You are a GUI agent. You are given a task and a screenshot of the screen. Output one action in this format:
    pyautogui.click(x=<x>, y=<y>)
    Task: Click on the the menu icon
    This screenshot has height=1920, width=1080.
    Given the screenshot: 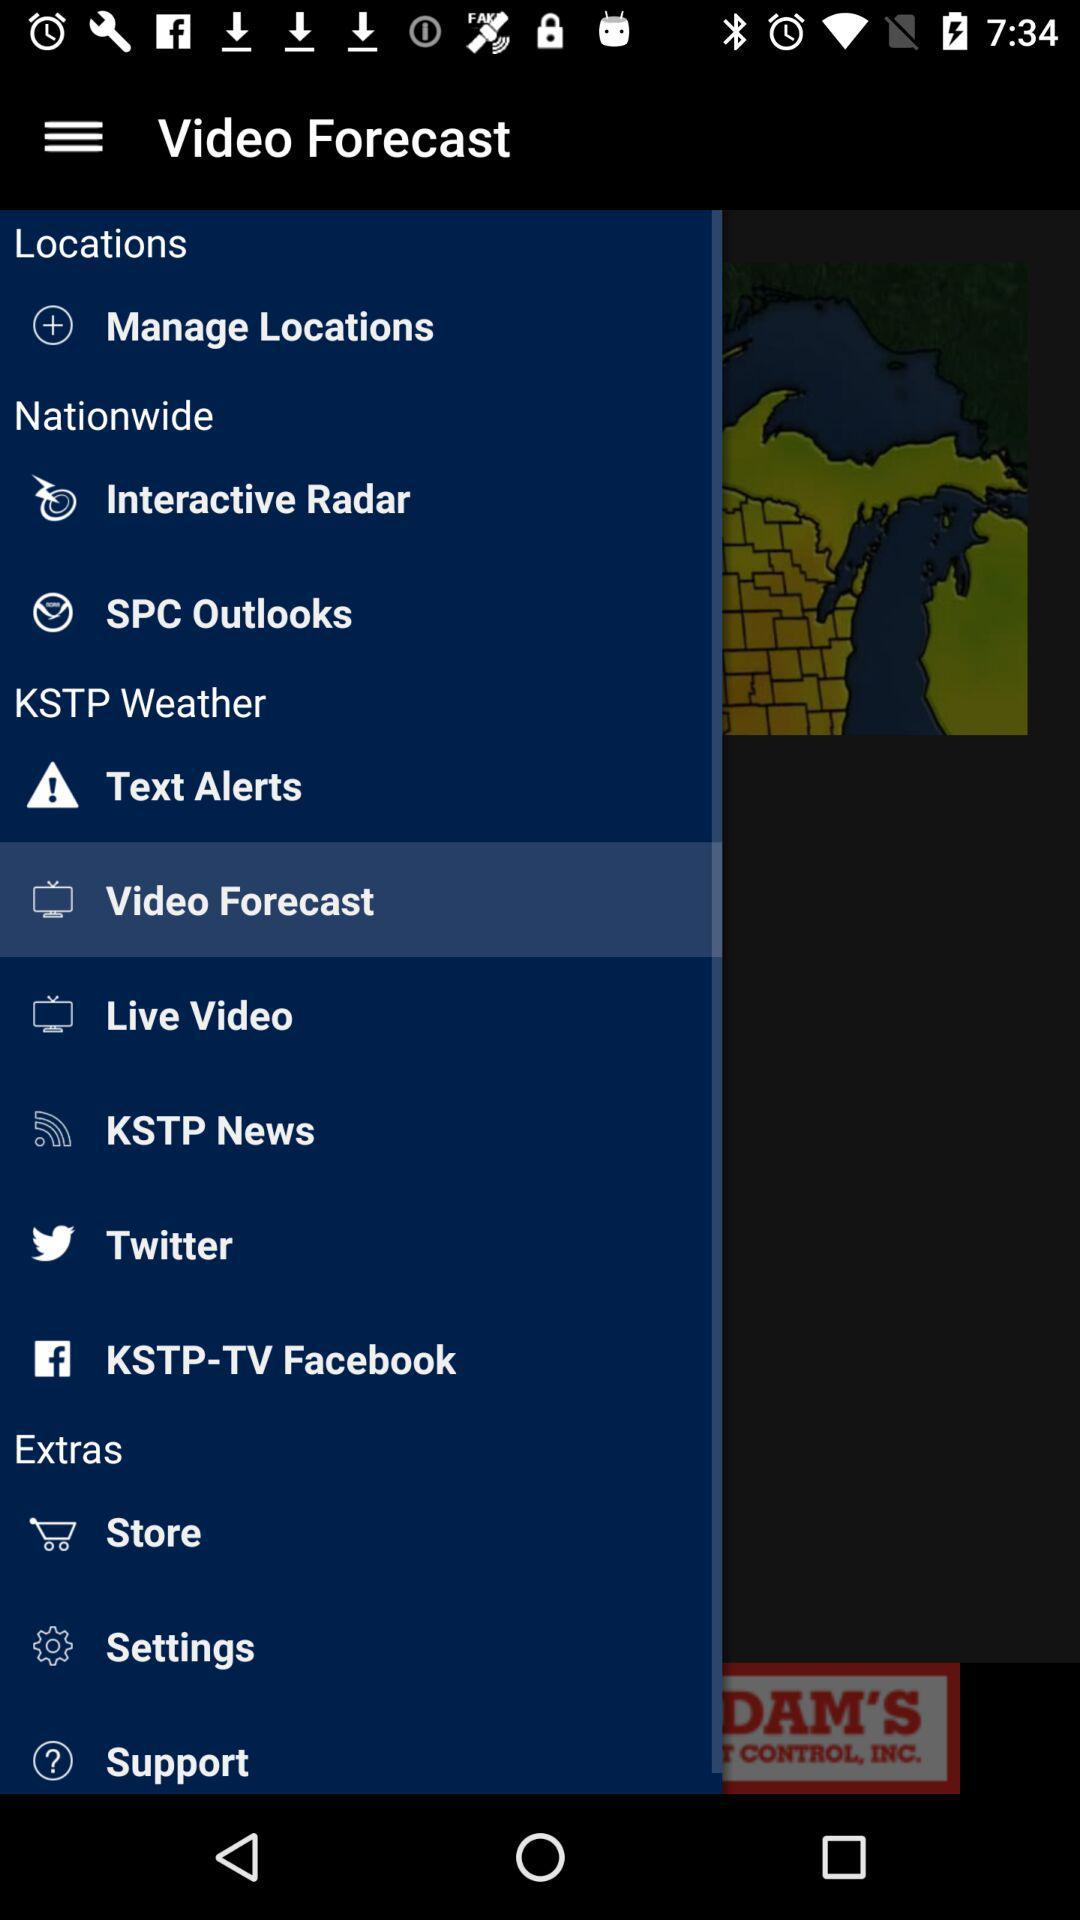 What is the action you would take?
    pyautogui.click(x=72, y=135)
    